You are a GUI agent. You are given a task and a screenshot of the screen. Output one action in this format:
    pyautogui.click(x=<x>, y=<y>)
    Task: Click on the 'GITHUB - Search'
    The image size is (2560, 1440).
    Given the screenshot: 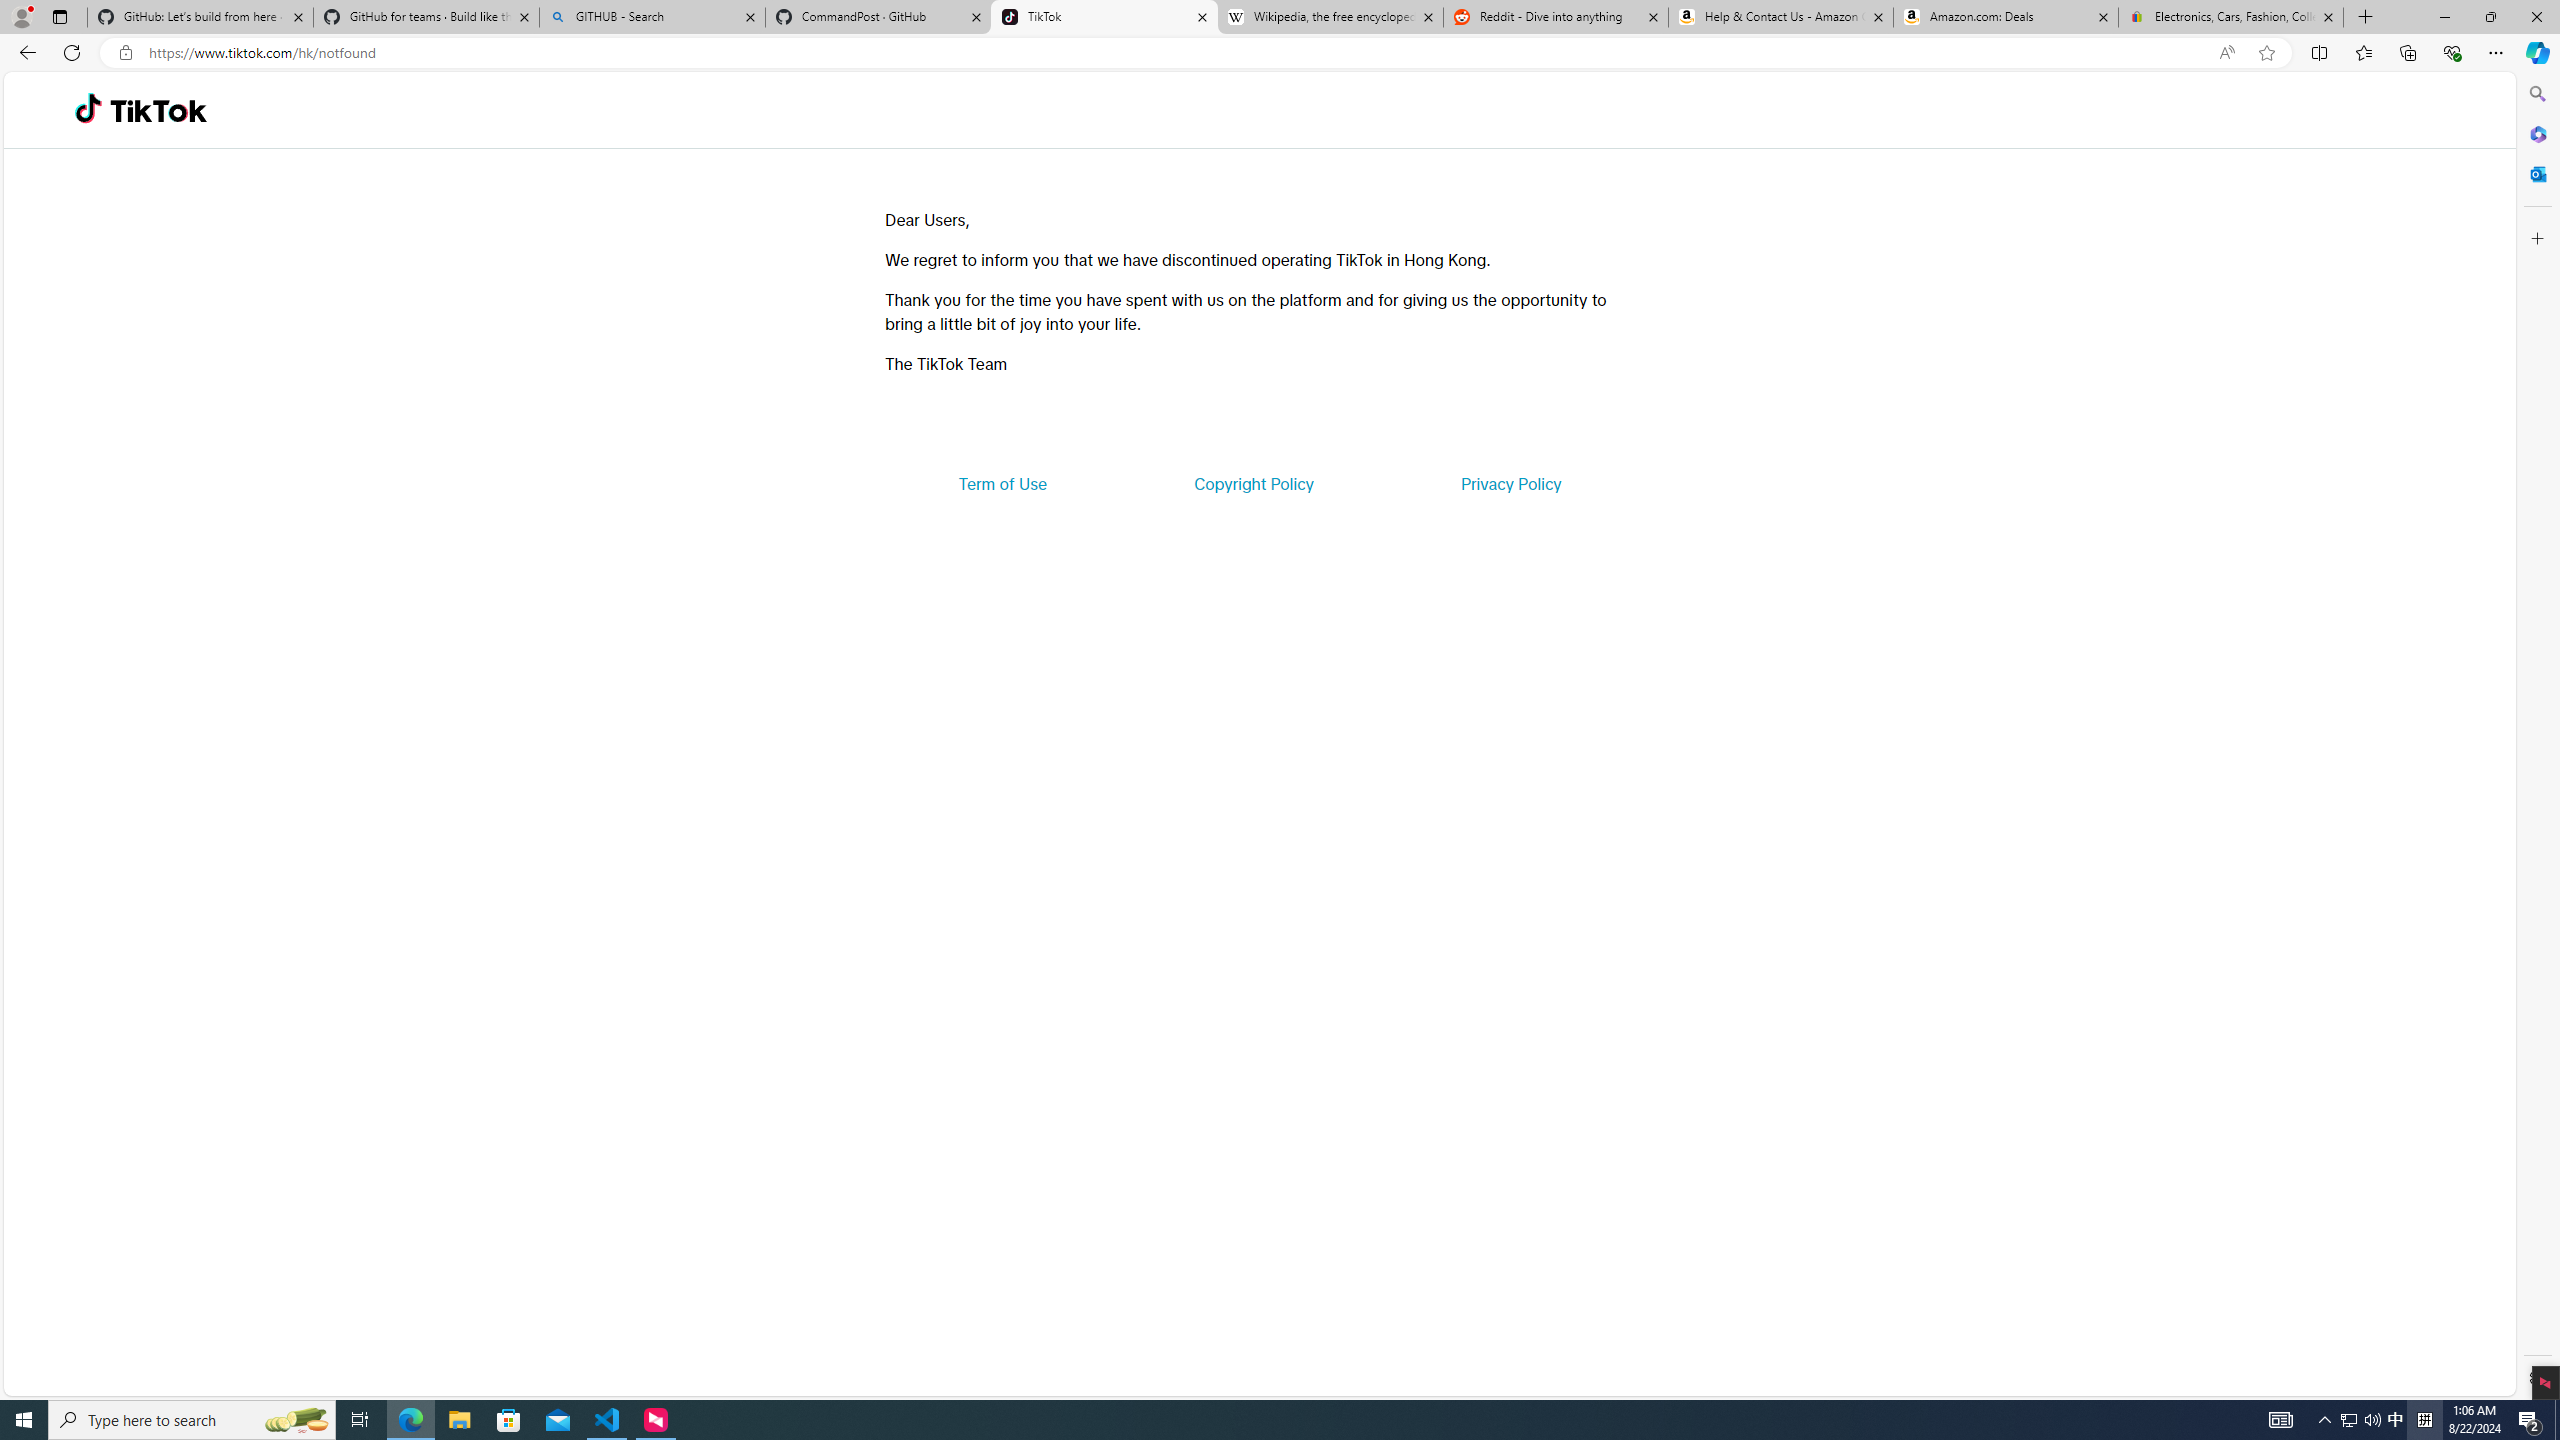 What is the action you would take?
    pyautogui.click(x=651, y=16)
    